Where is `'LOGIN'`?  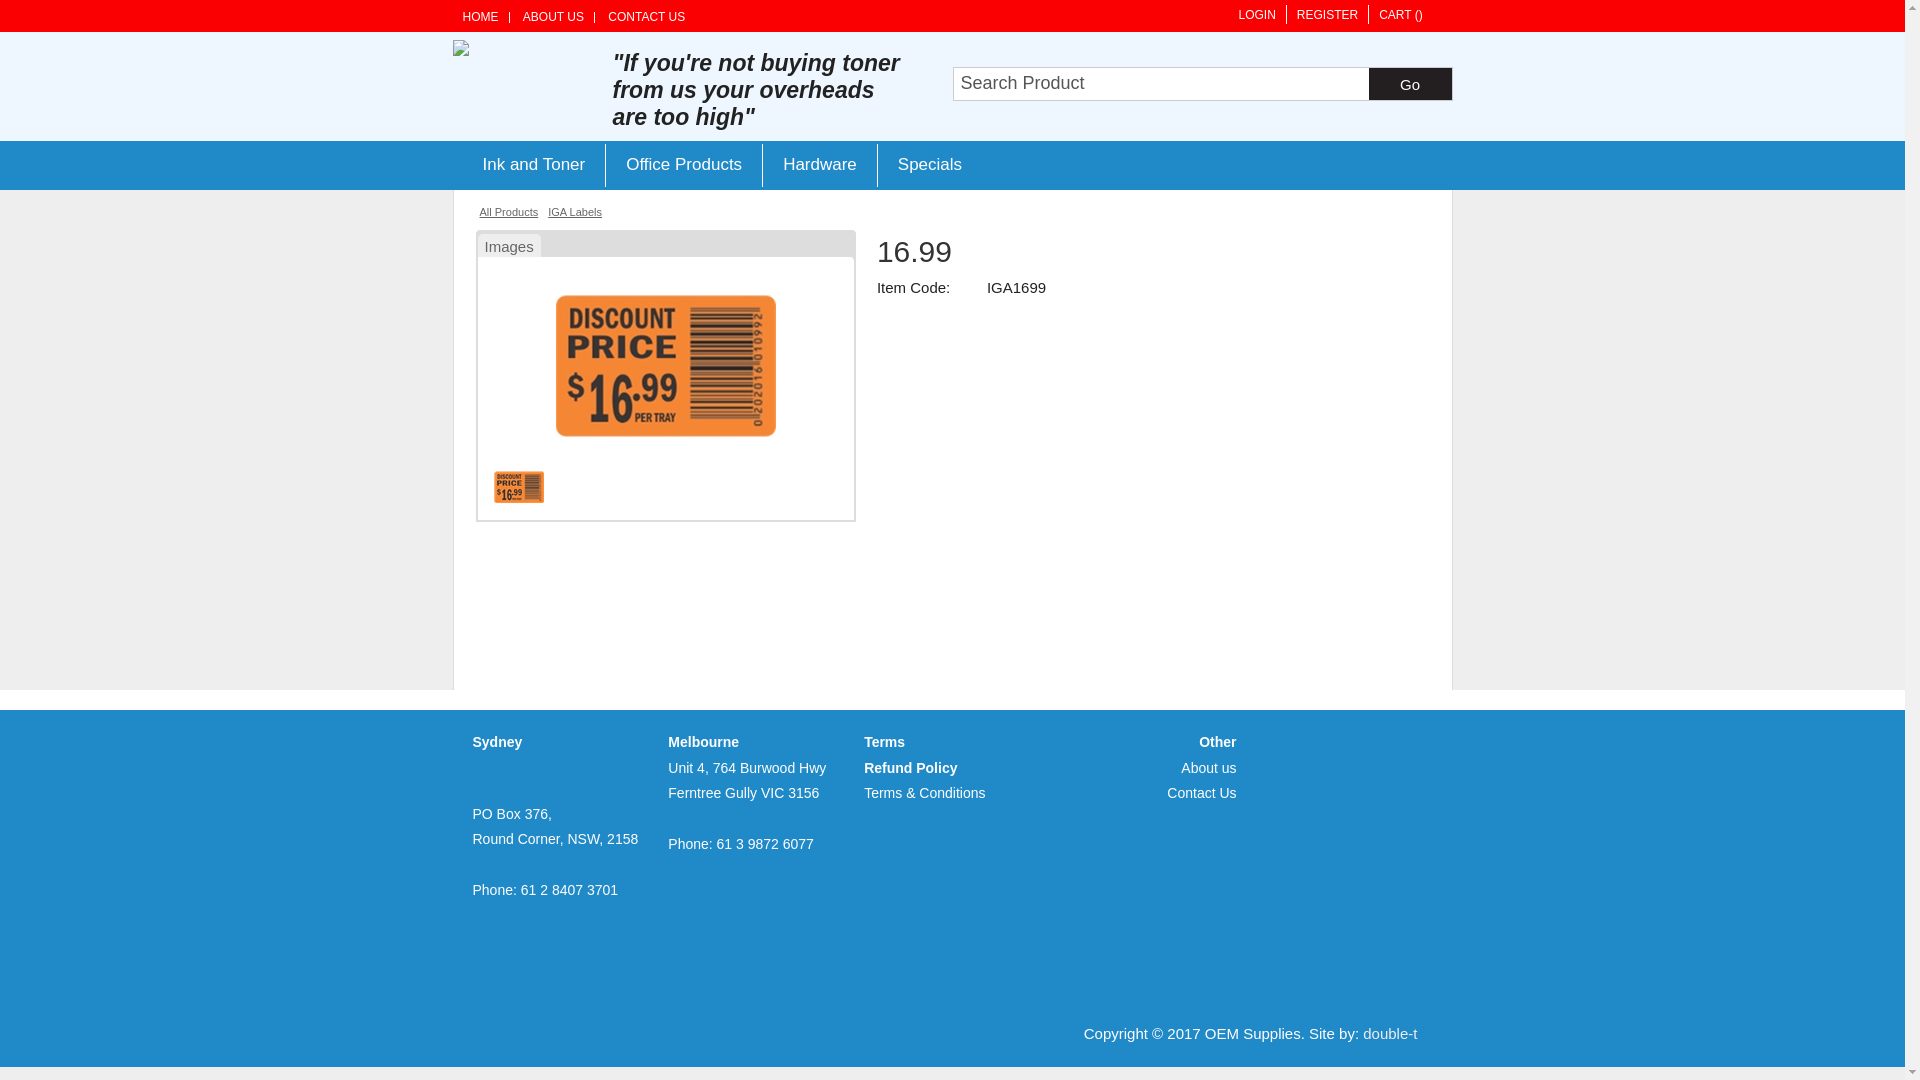 'LOGIN' is located at coordinates (1255, 14).